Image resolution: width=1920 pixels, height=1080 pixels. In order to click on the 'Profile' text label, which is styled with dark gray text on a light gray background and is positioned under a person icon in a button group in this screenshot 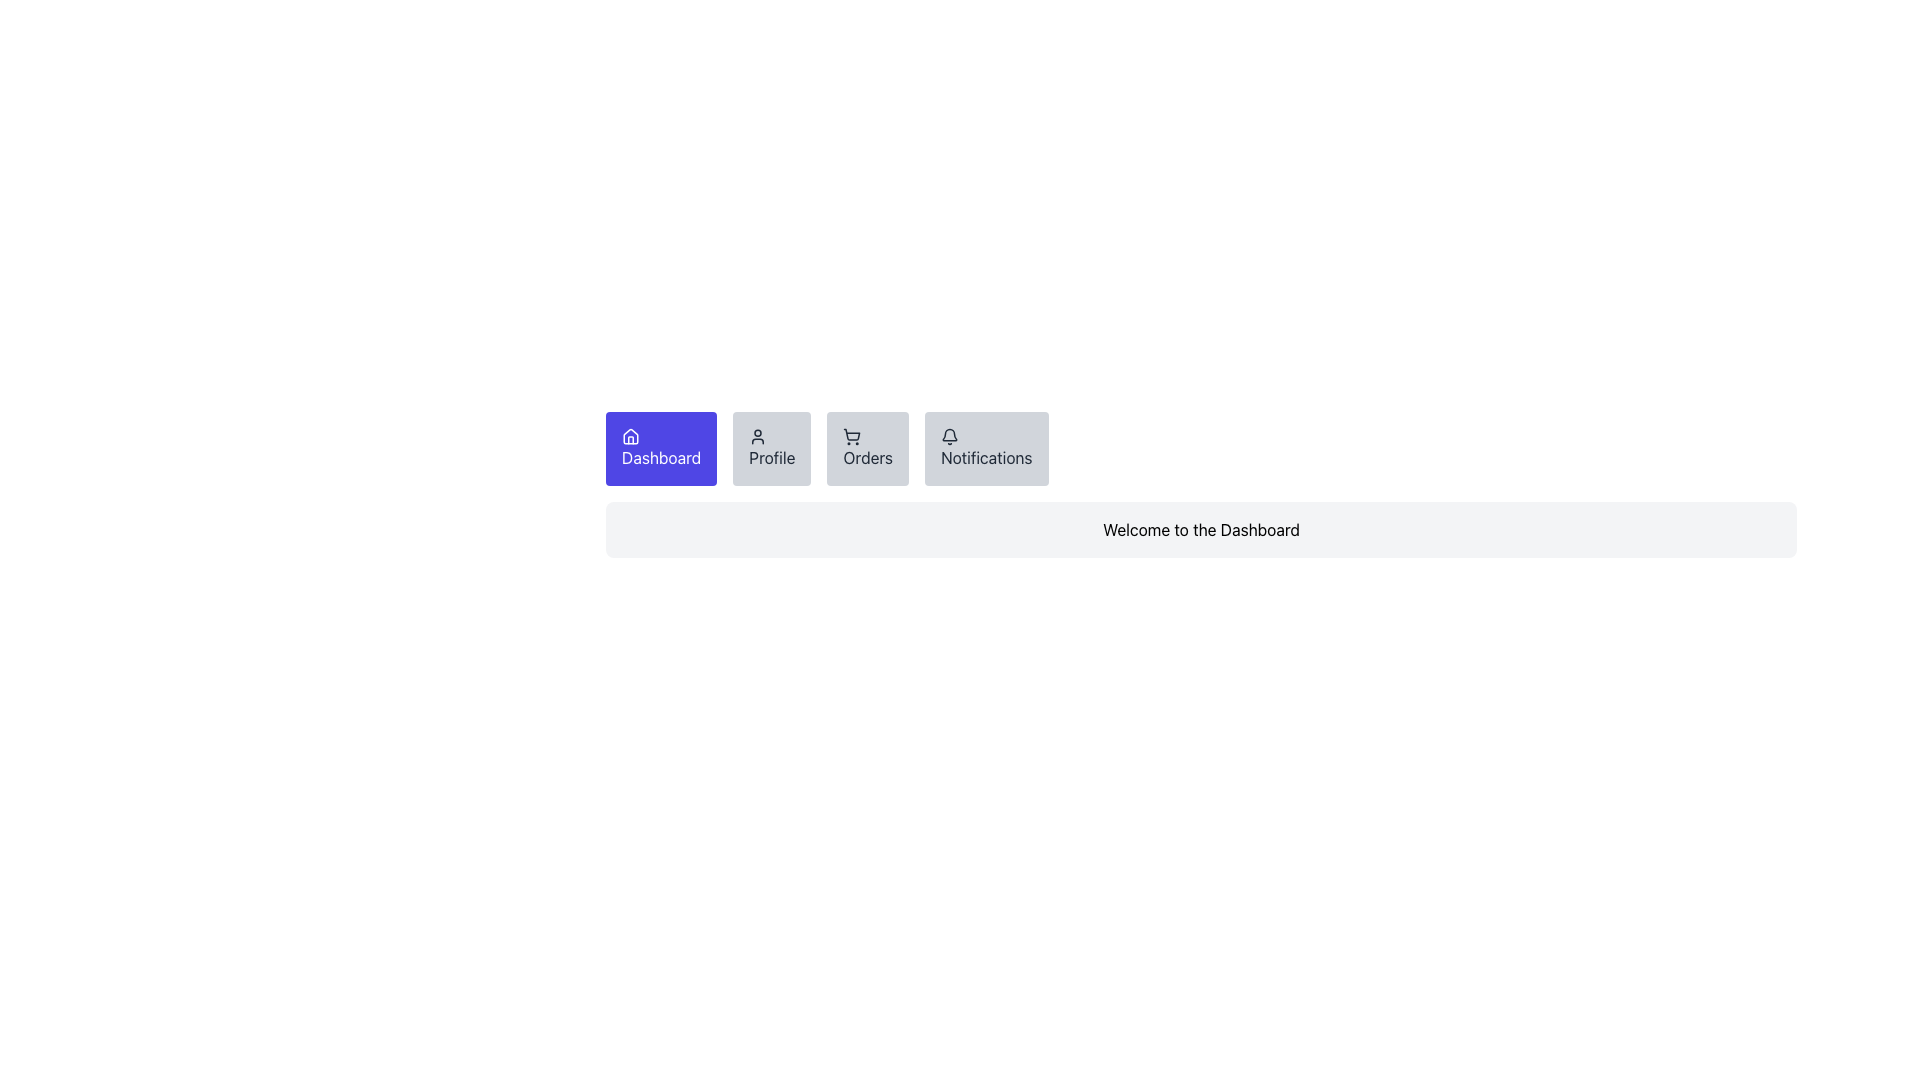, I will do `click(771, 458)`.